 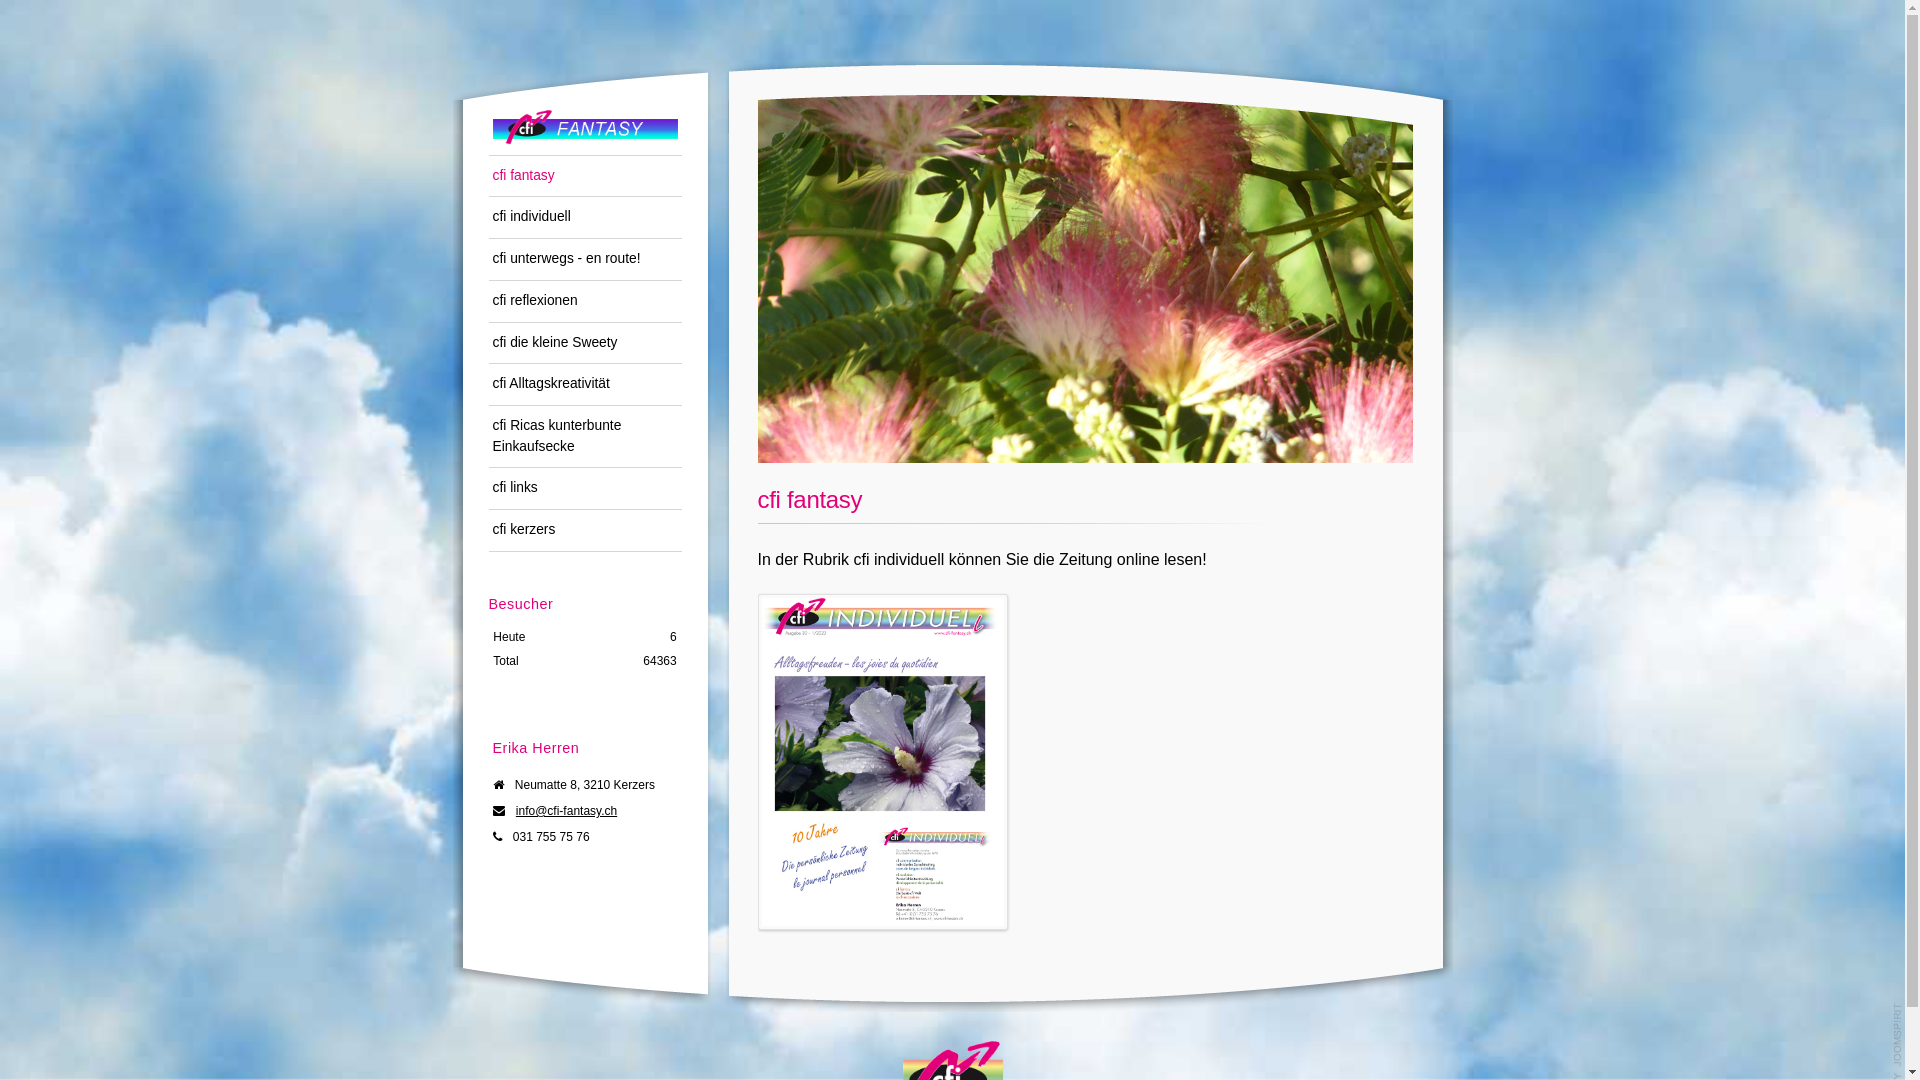 I want to click on 'cfi fantasy', so click(x=488, y=175).